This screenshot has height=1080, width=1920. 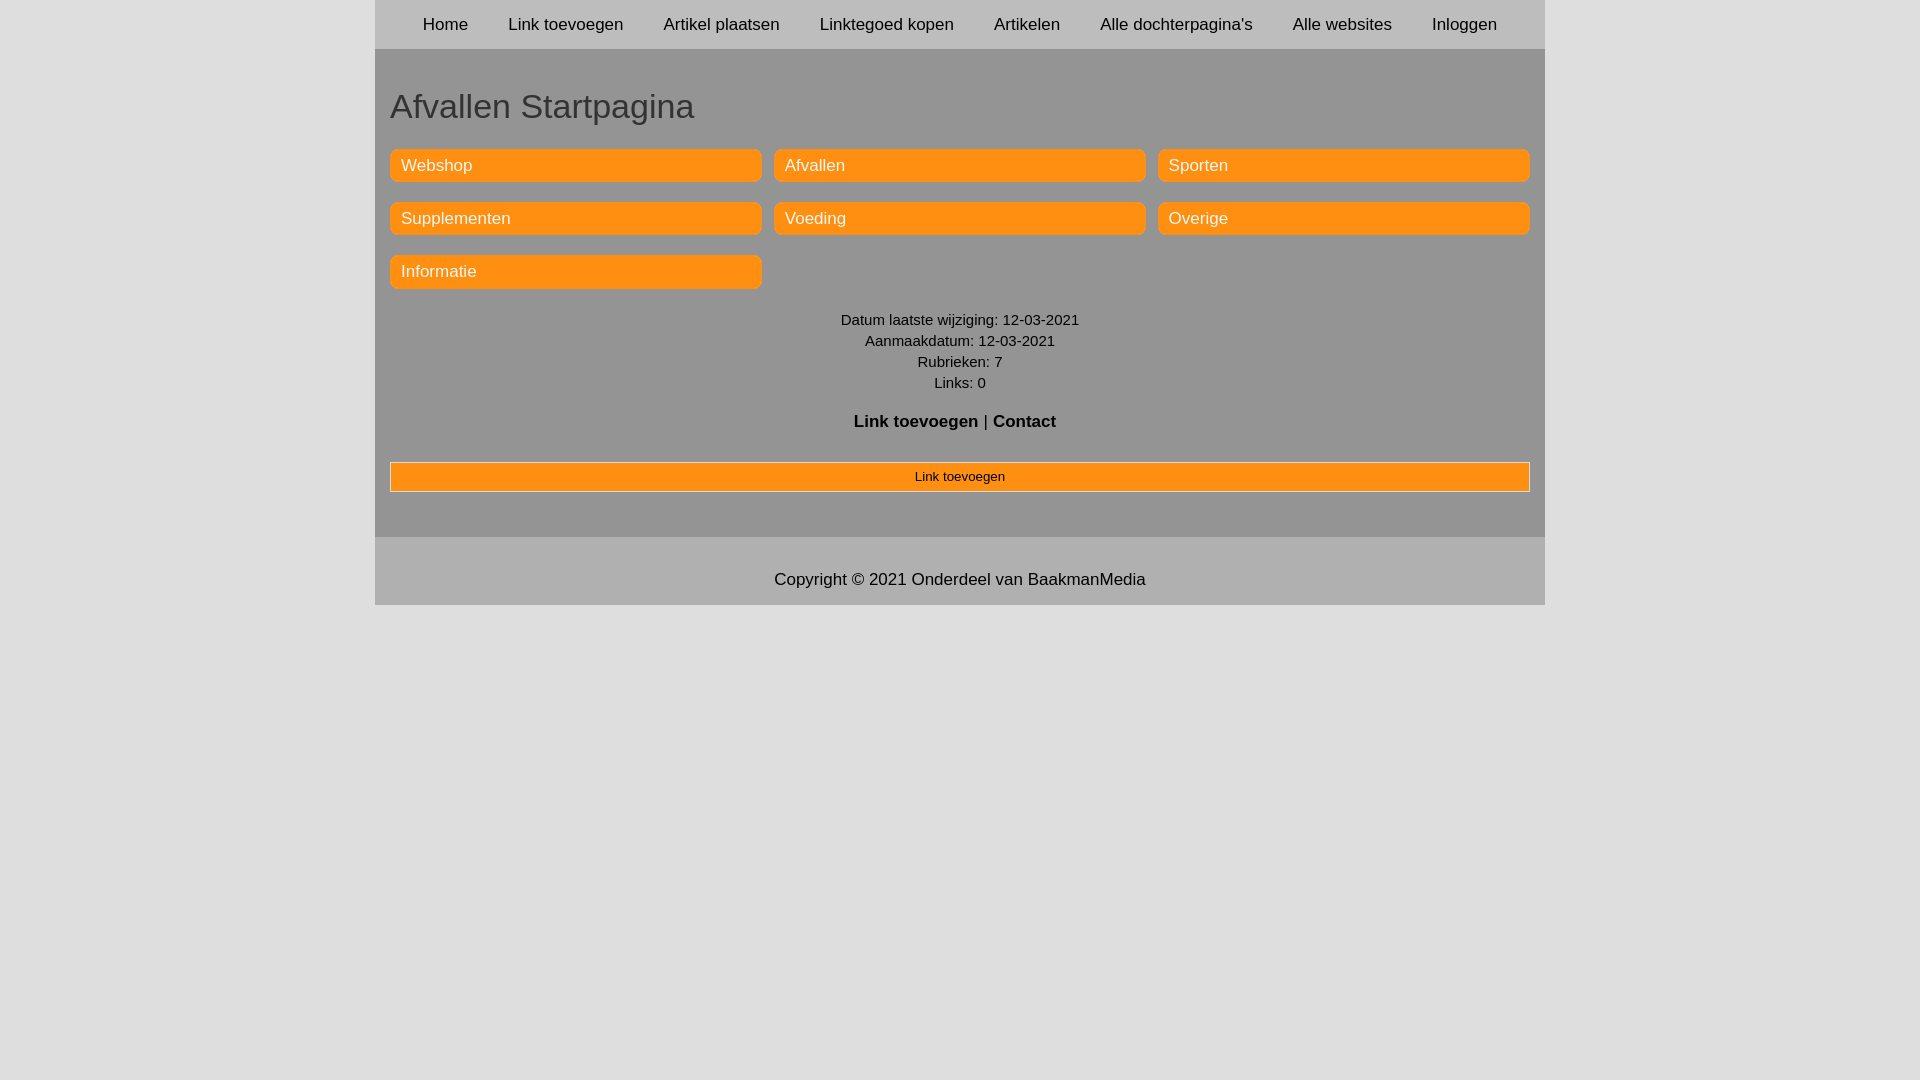 What do you see at coordinates (1176, 24) in the screenshot?
I see `'Alle dochterpagina's'` at bounding box center [1176, 24].